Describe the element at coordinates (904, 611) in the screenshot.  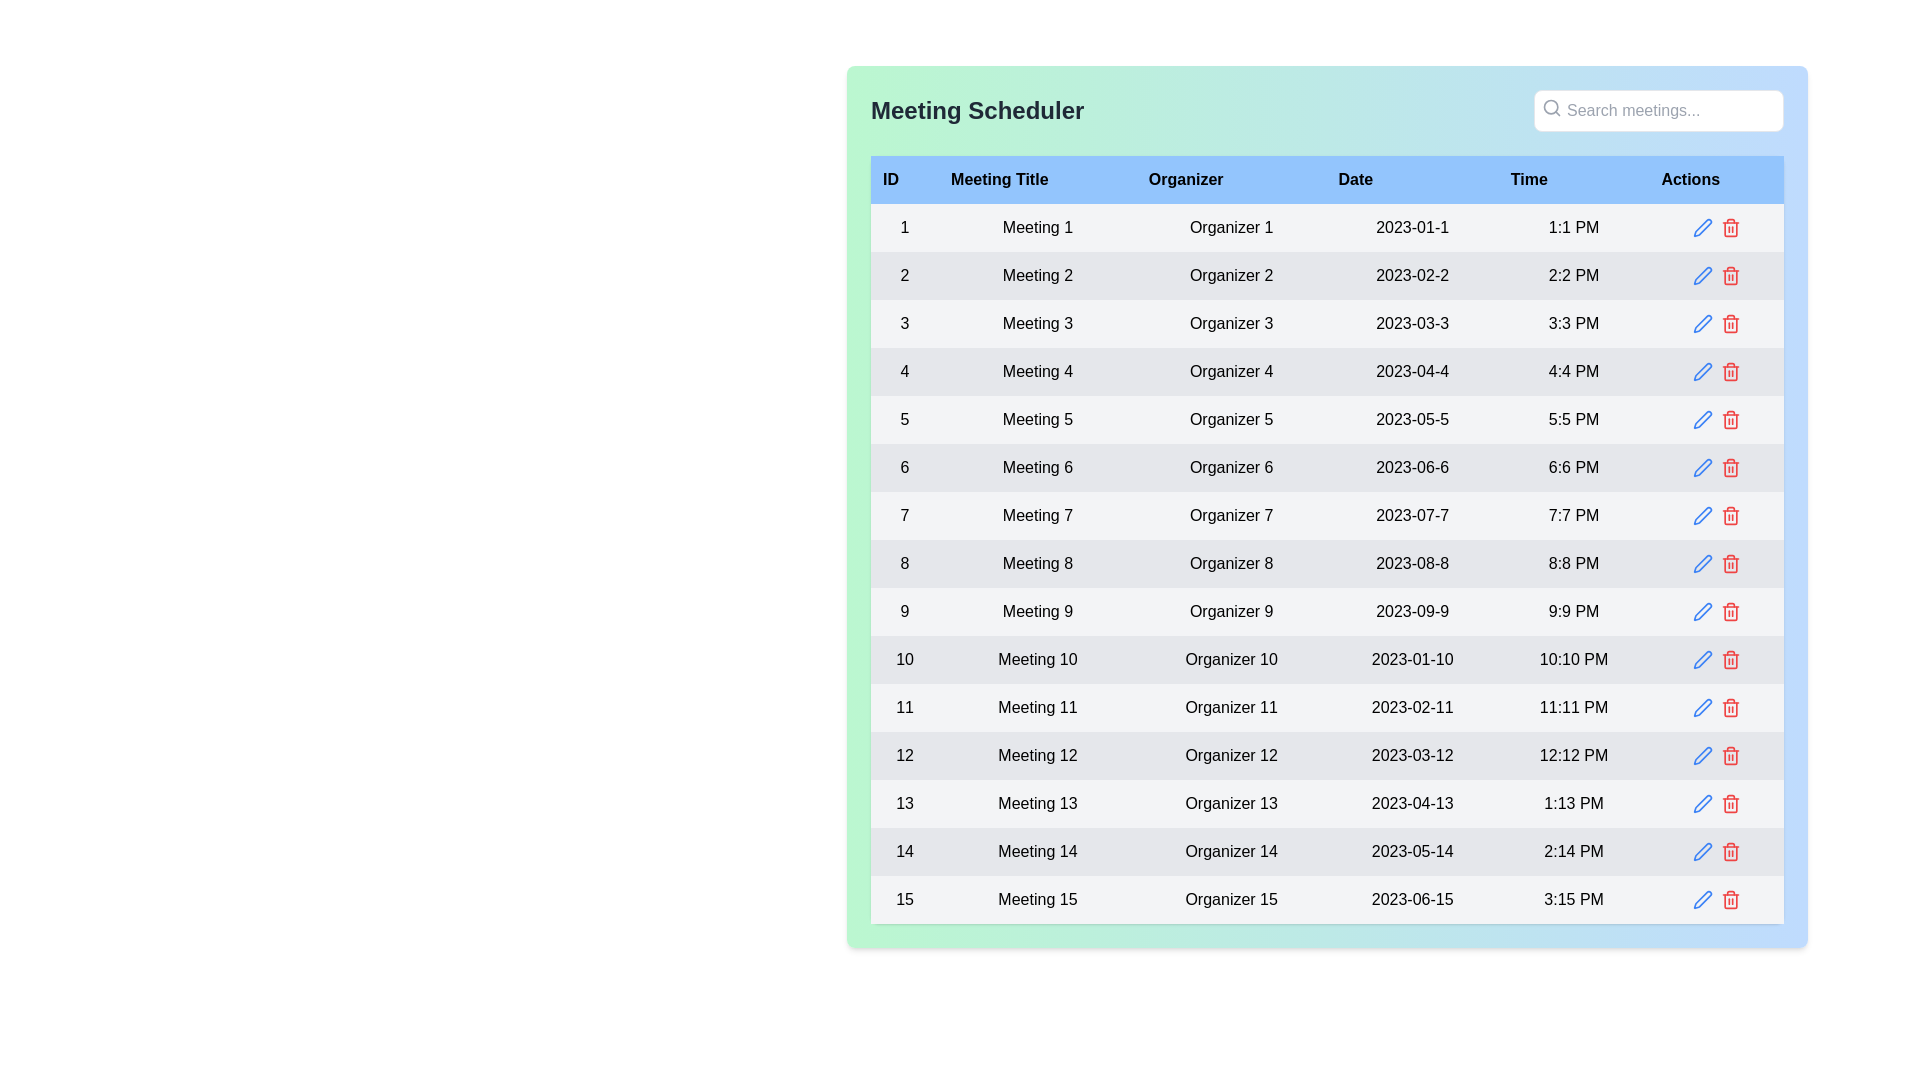
I see `the Table cell in the leftmost column of the data table under the header 'ID', representing the ninth row, which serves as a numeric identifier for the corresponding row` at that location.